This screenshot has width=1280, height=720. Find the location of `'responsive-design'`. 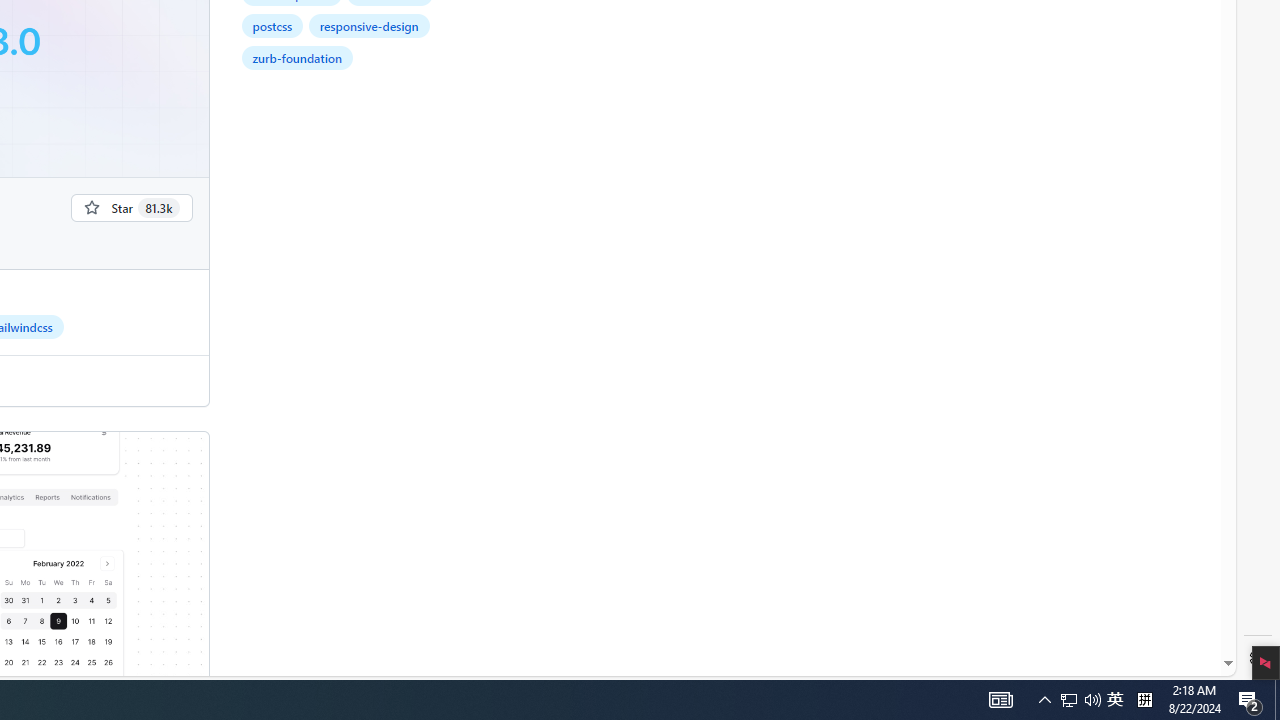

'responsive-design' is located at coordinates (369, 25).